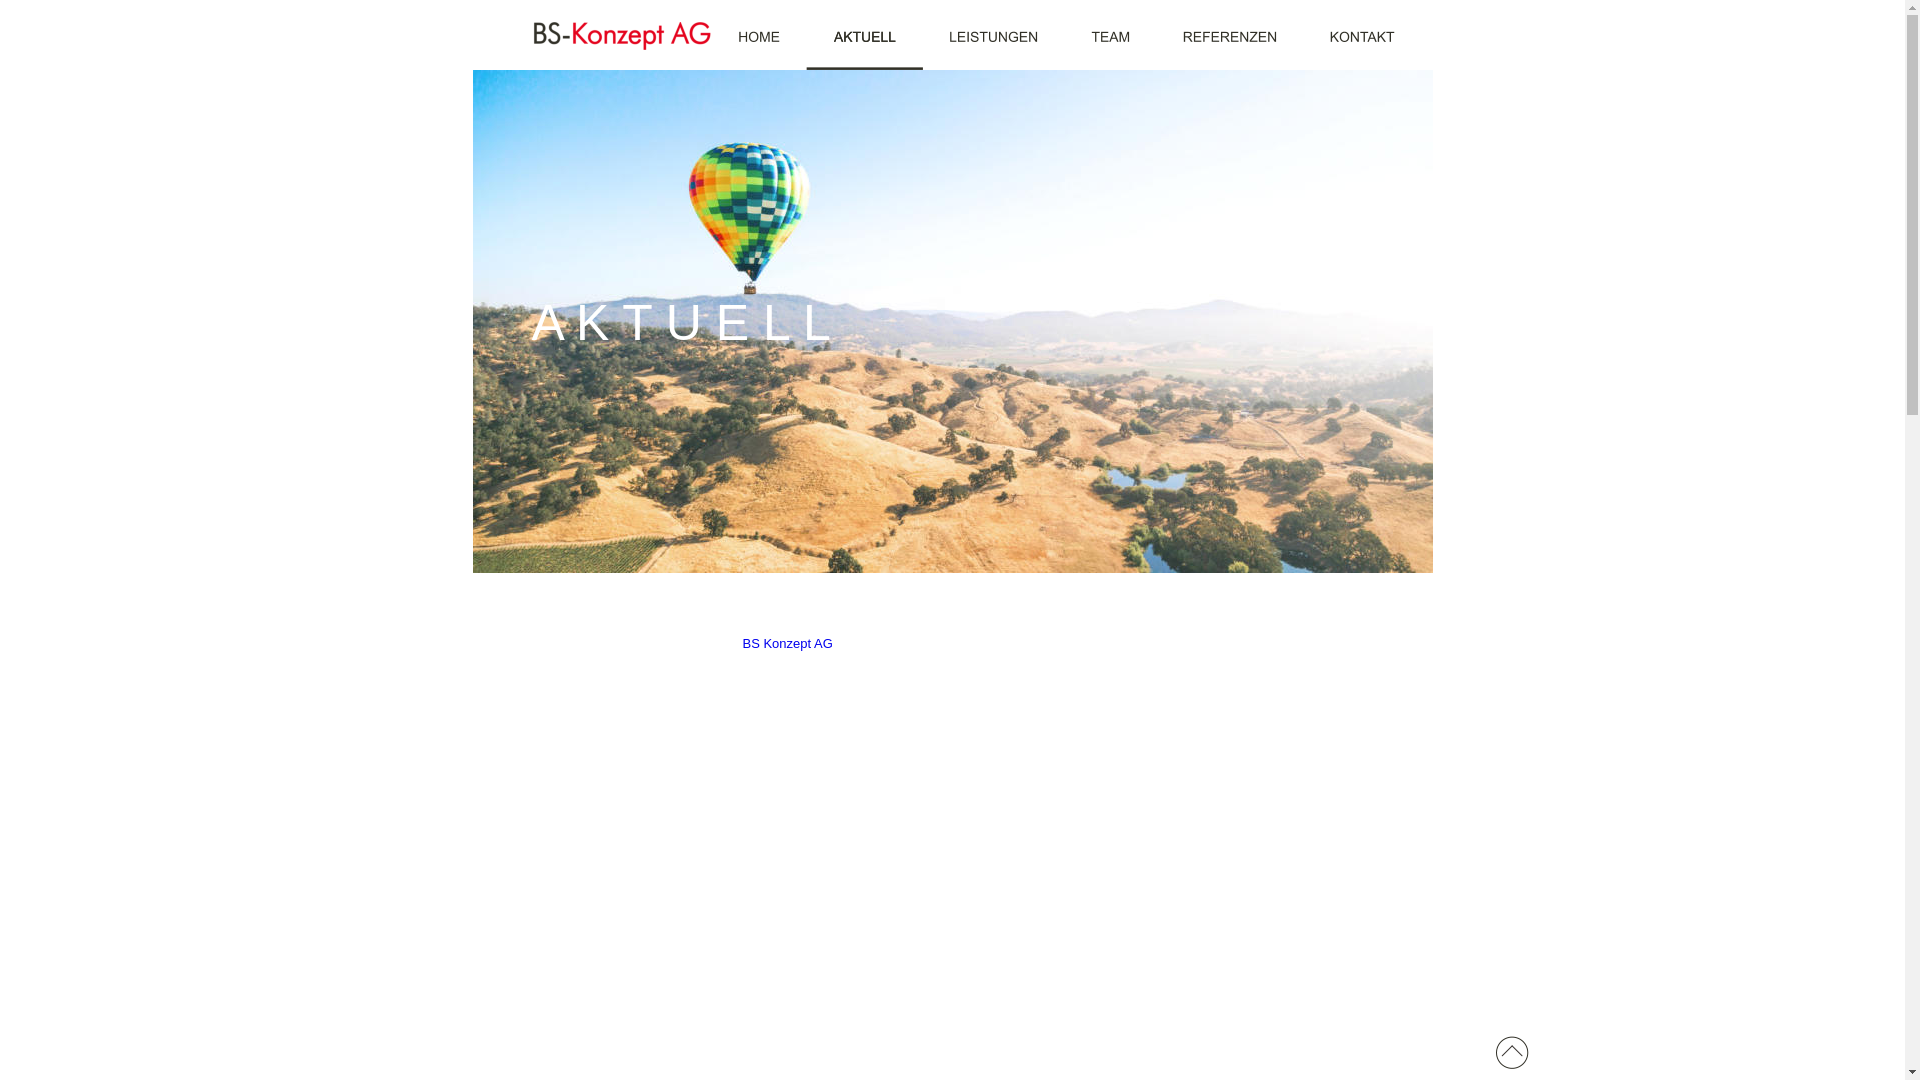 The width and height of the screenshot is (1920, 1080). I want to click on 'BS Konzept AG', so click(786, 643).